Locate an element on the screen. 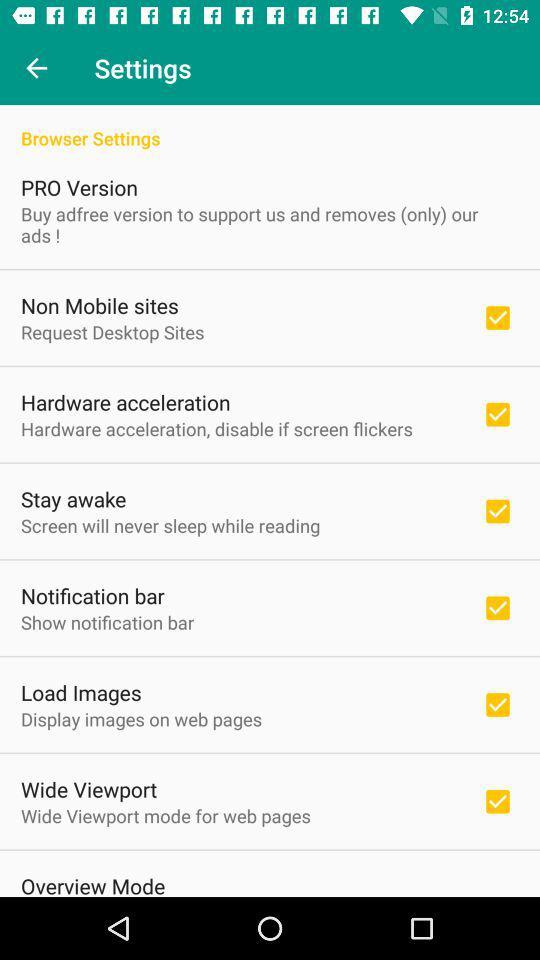 This screenshot has height=960, width=540. item to the left of the settings is located at coordinates (36, 68).